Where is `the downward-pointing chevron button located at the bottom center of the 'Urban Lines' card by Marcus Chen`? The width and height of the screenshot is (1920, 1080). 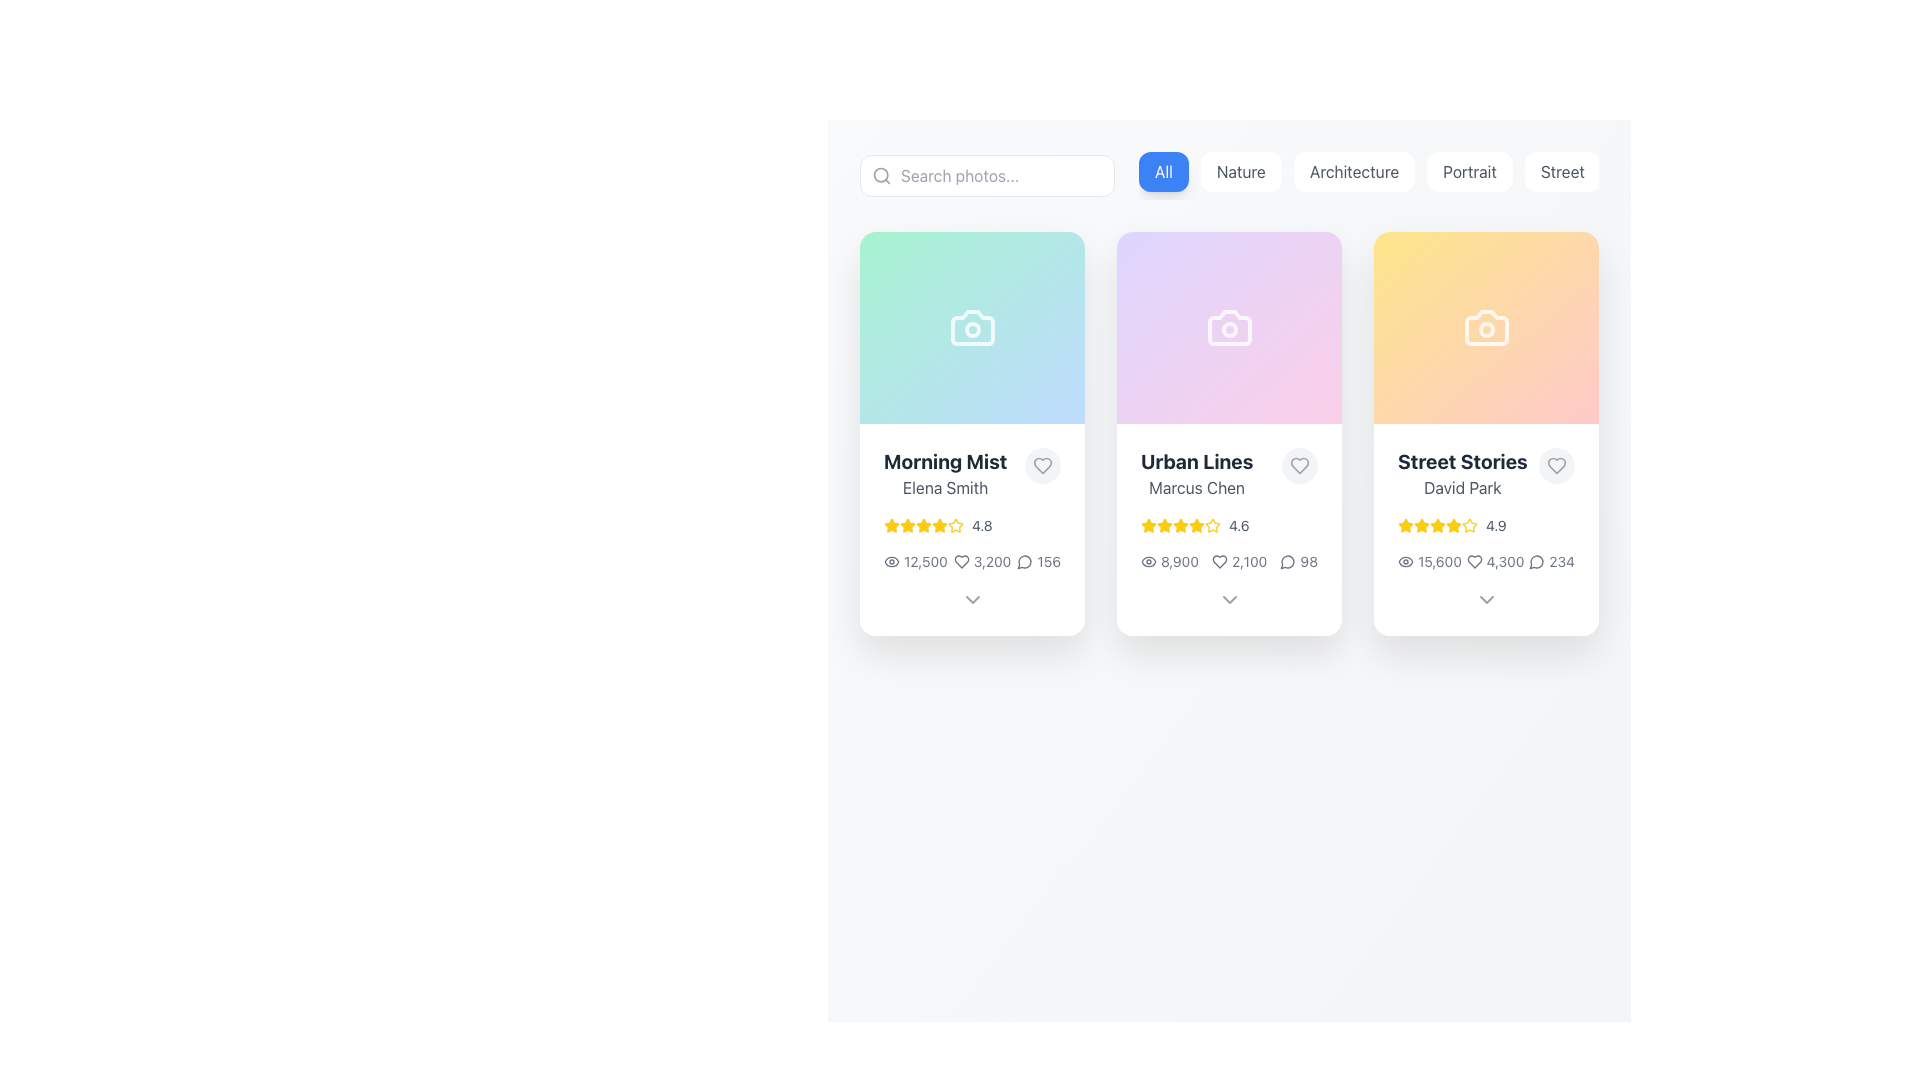 the downward-pointing chevron button located at the bottom center of the 'Urban Lines' card by Marcus Chen is located at coordinates (1228, 599).